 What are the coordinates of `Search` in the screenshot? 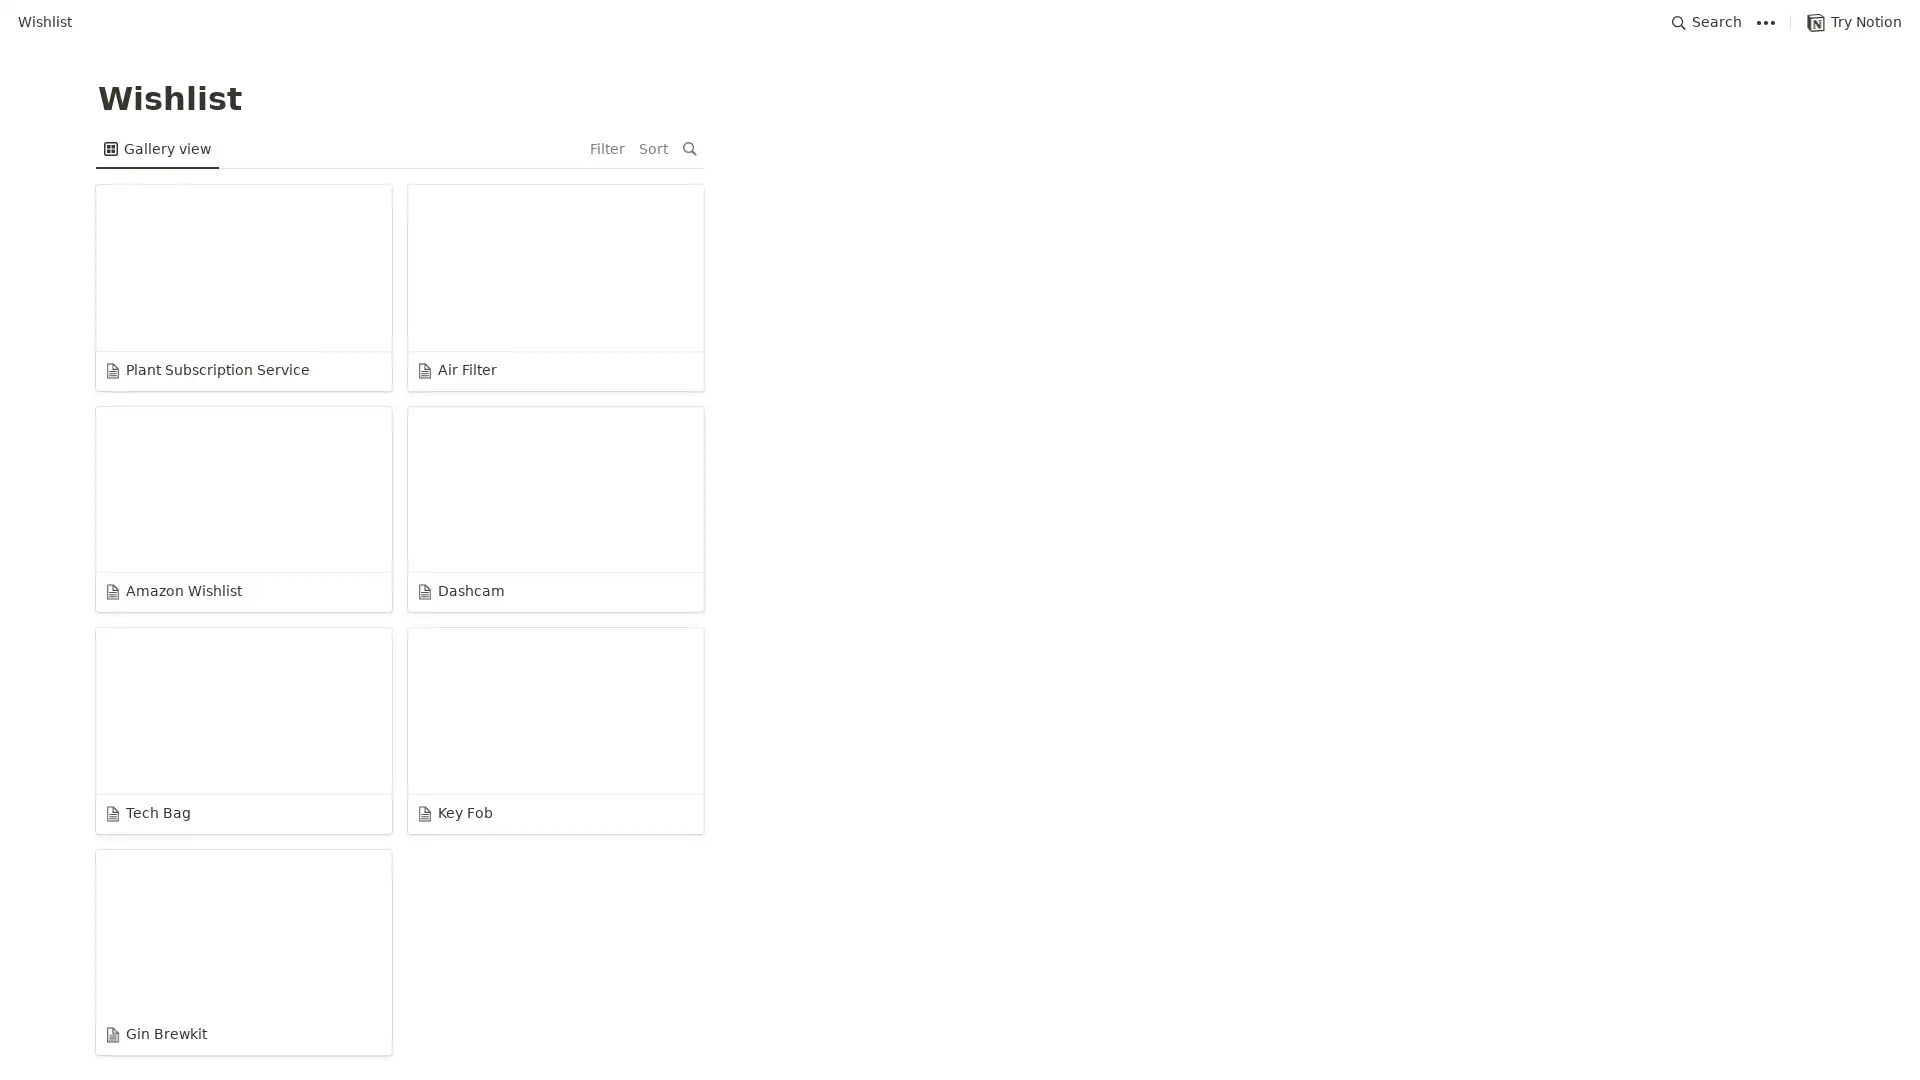 It's located at (1706, 22).